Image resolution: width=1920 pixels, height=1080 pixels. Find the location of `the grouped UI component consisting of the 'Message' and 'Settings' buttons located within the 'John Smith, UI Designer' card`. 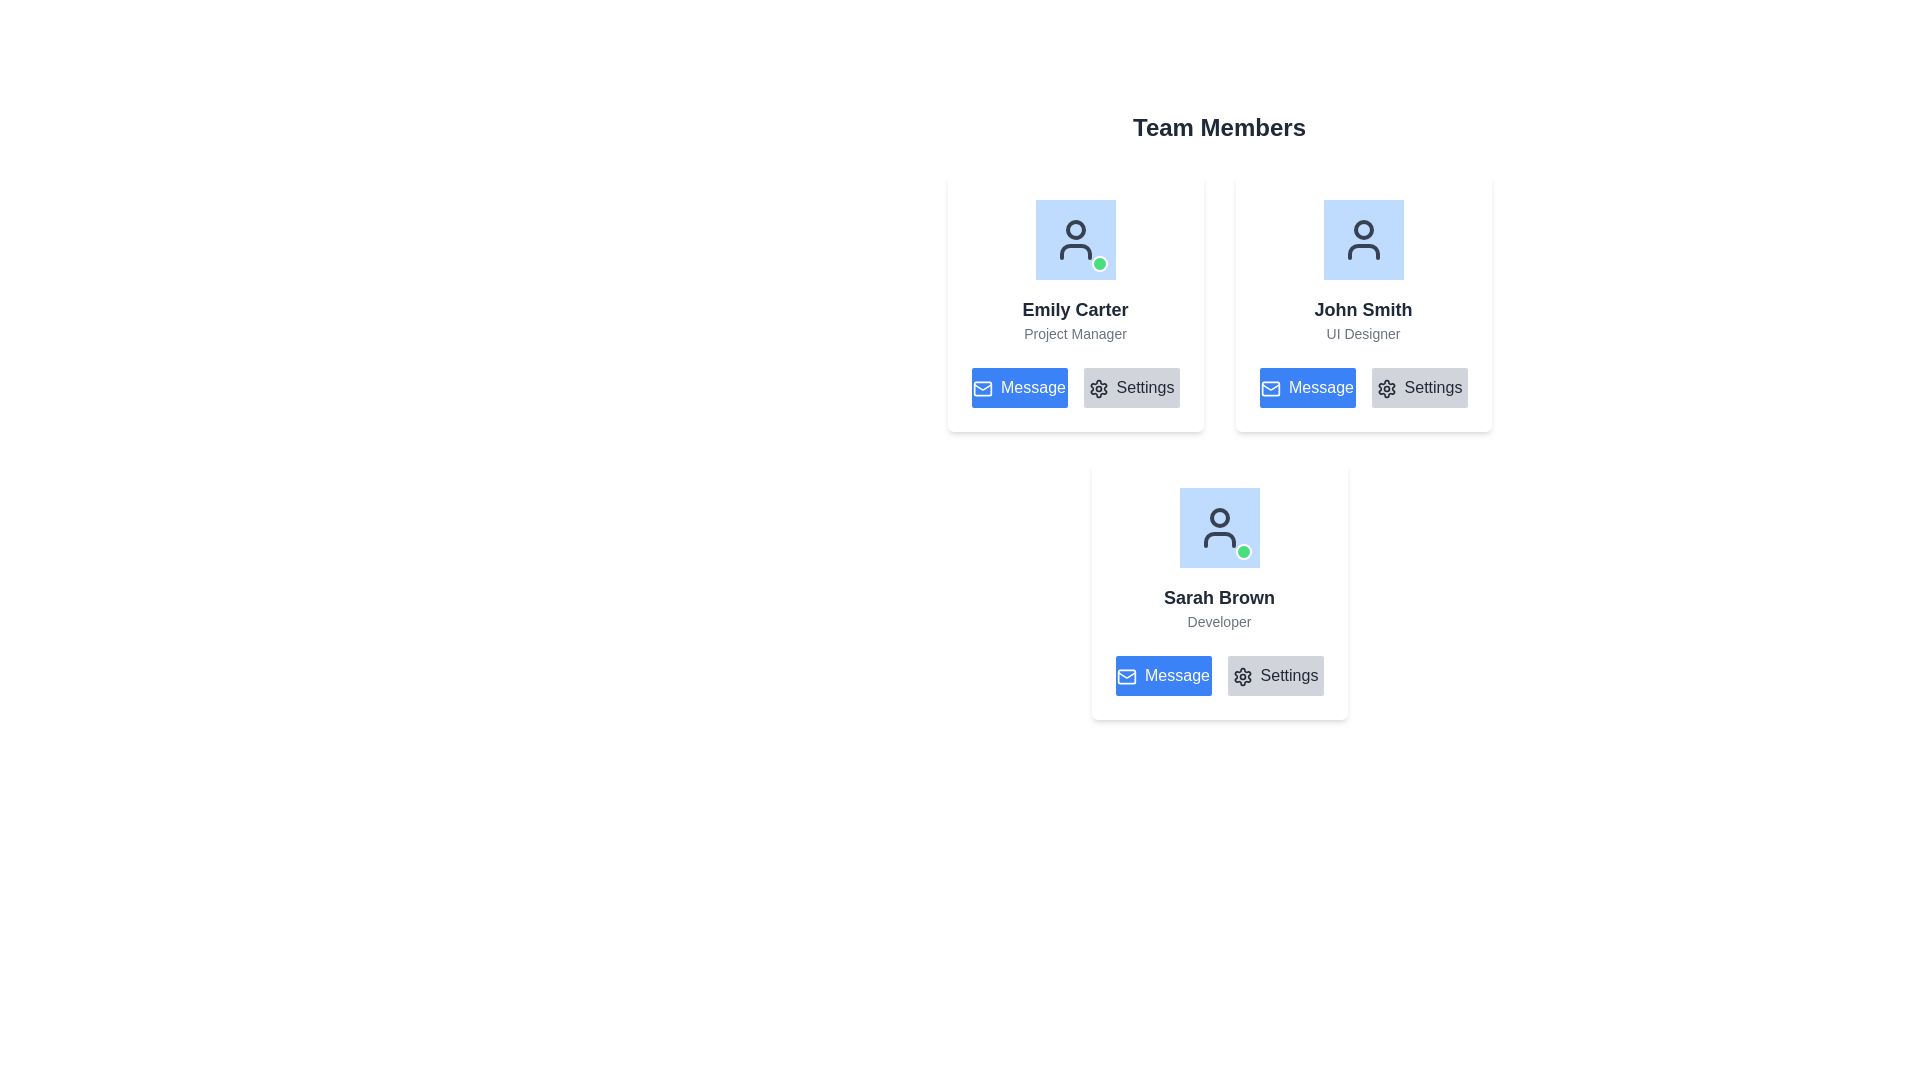

the grouped UI component consisting of the 'Message' and 'Settings' buttons located within the 'John Smith, UI Designer' card is located at coordinates (1362, 388).